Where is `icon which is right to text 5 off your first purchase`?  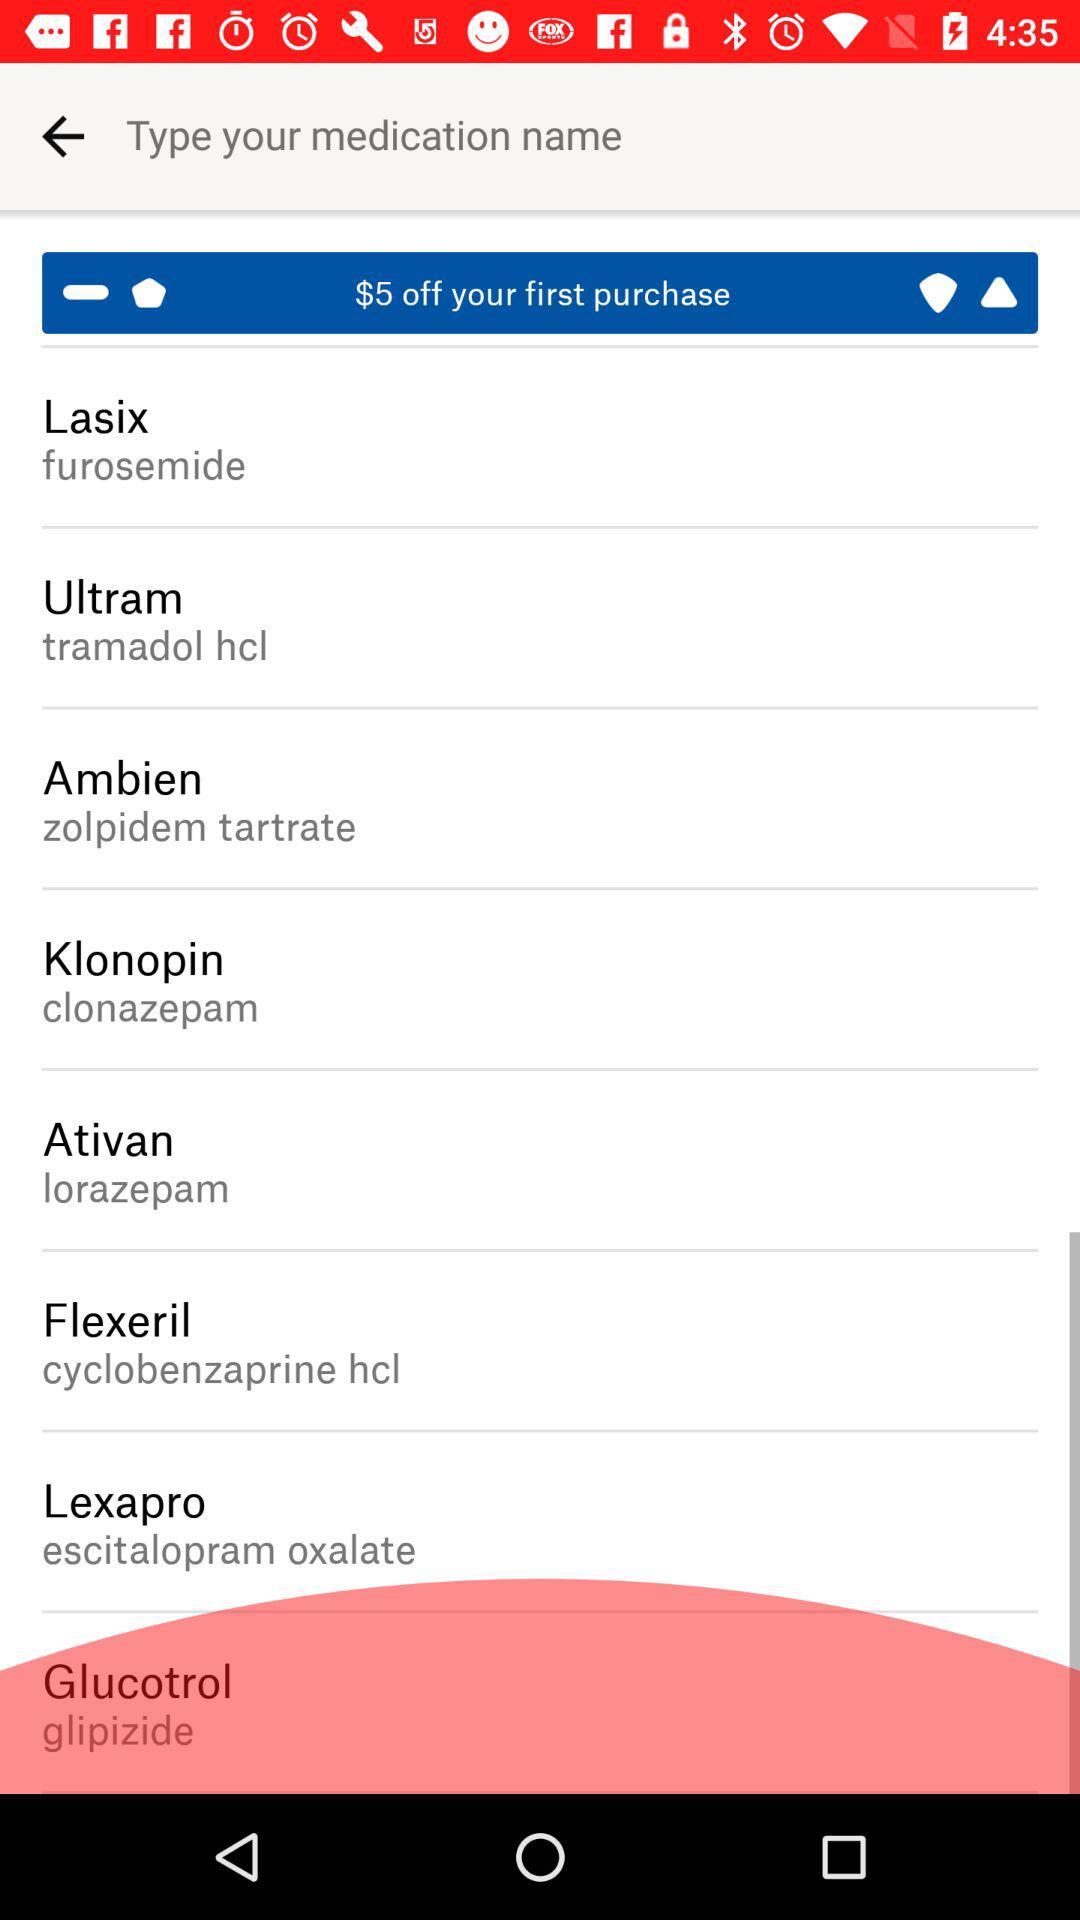 icon which is right to text 5 off your first purchase is located at coordinates (967, 291).